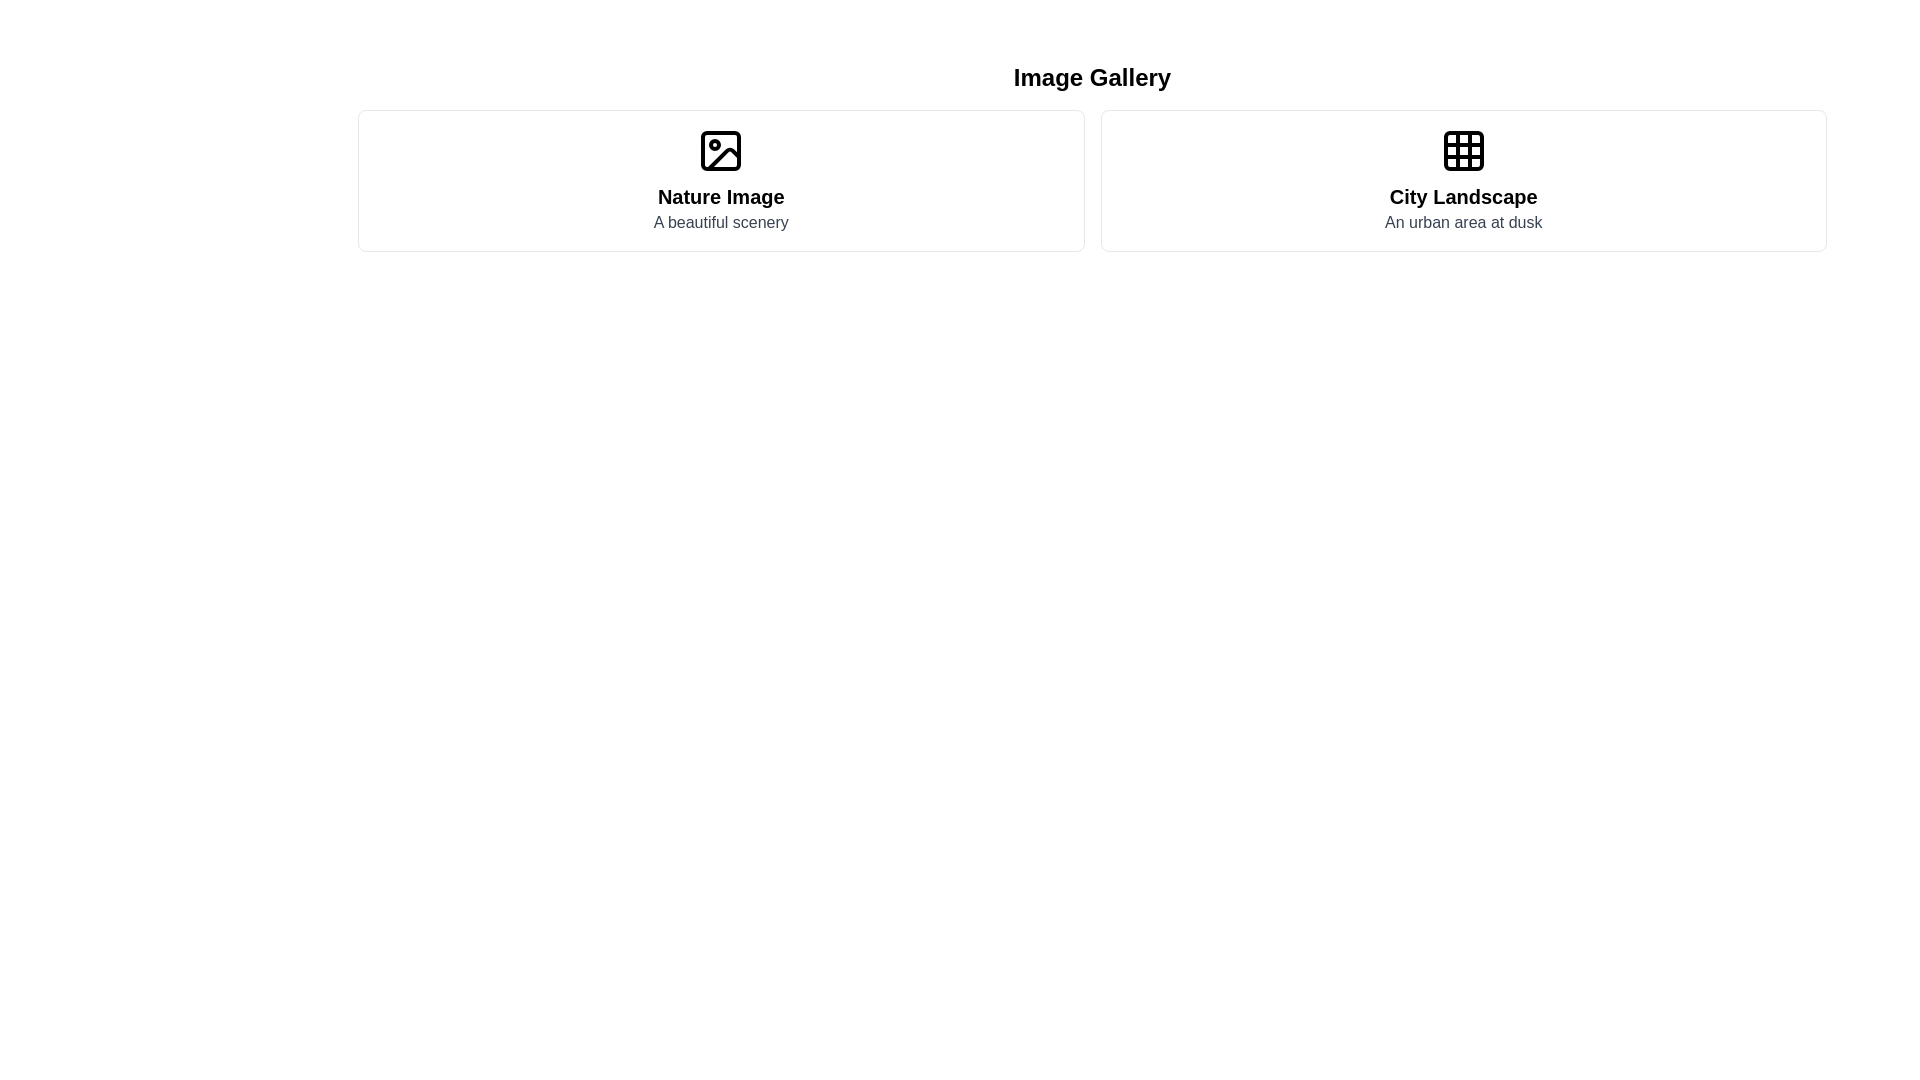  What do you see at coordinates (1463, 149) in the screenshot?
I see `the central rectangular section of the grid icon, which is part of a gallery layout above the 'City Landscape' label` at bounding box center [1463, 149].